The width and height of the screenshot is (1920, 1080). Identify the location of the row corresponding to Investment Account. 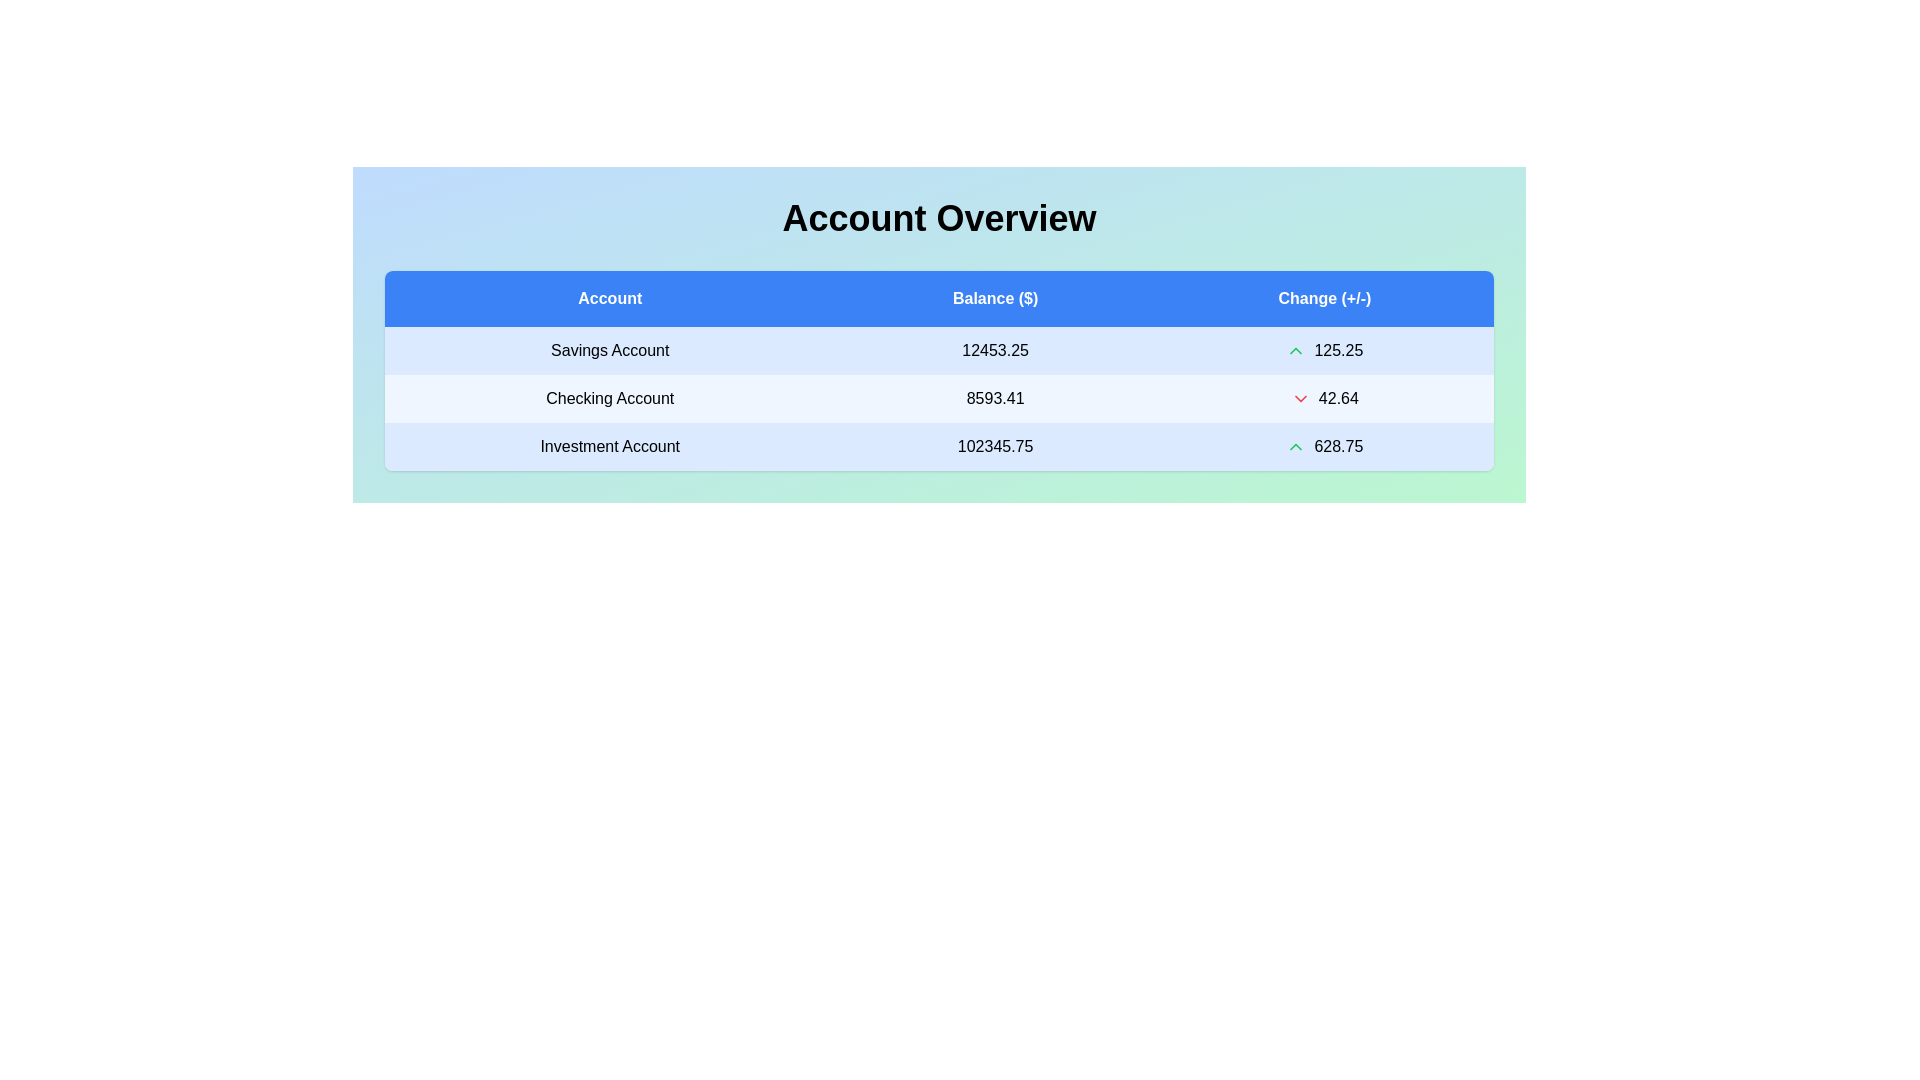
(938, 446).